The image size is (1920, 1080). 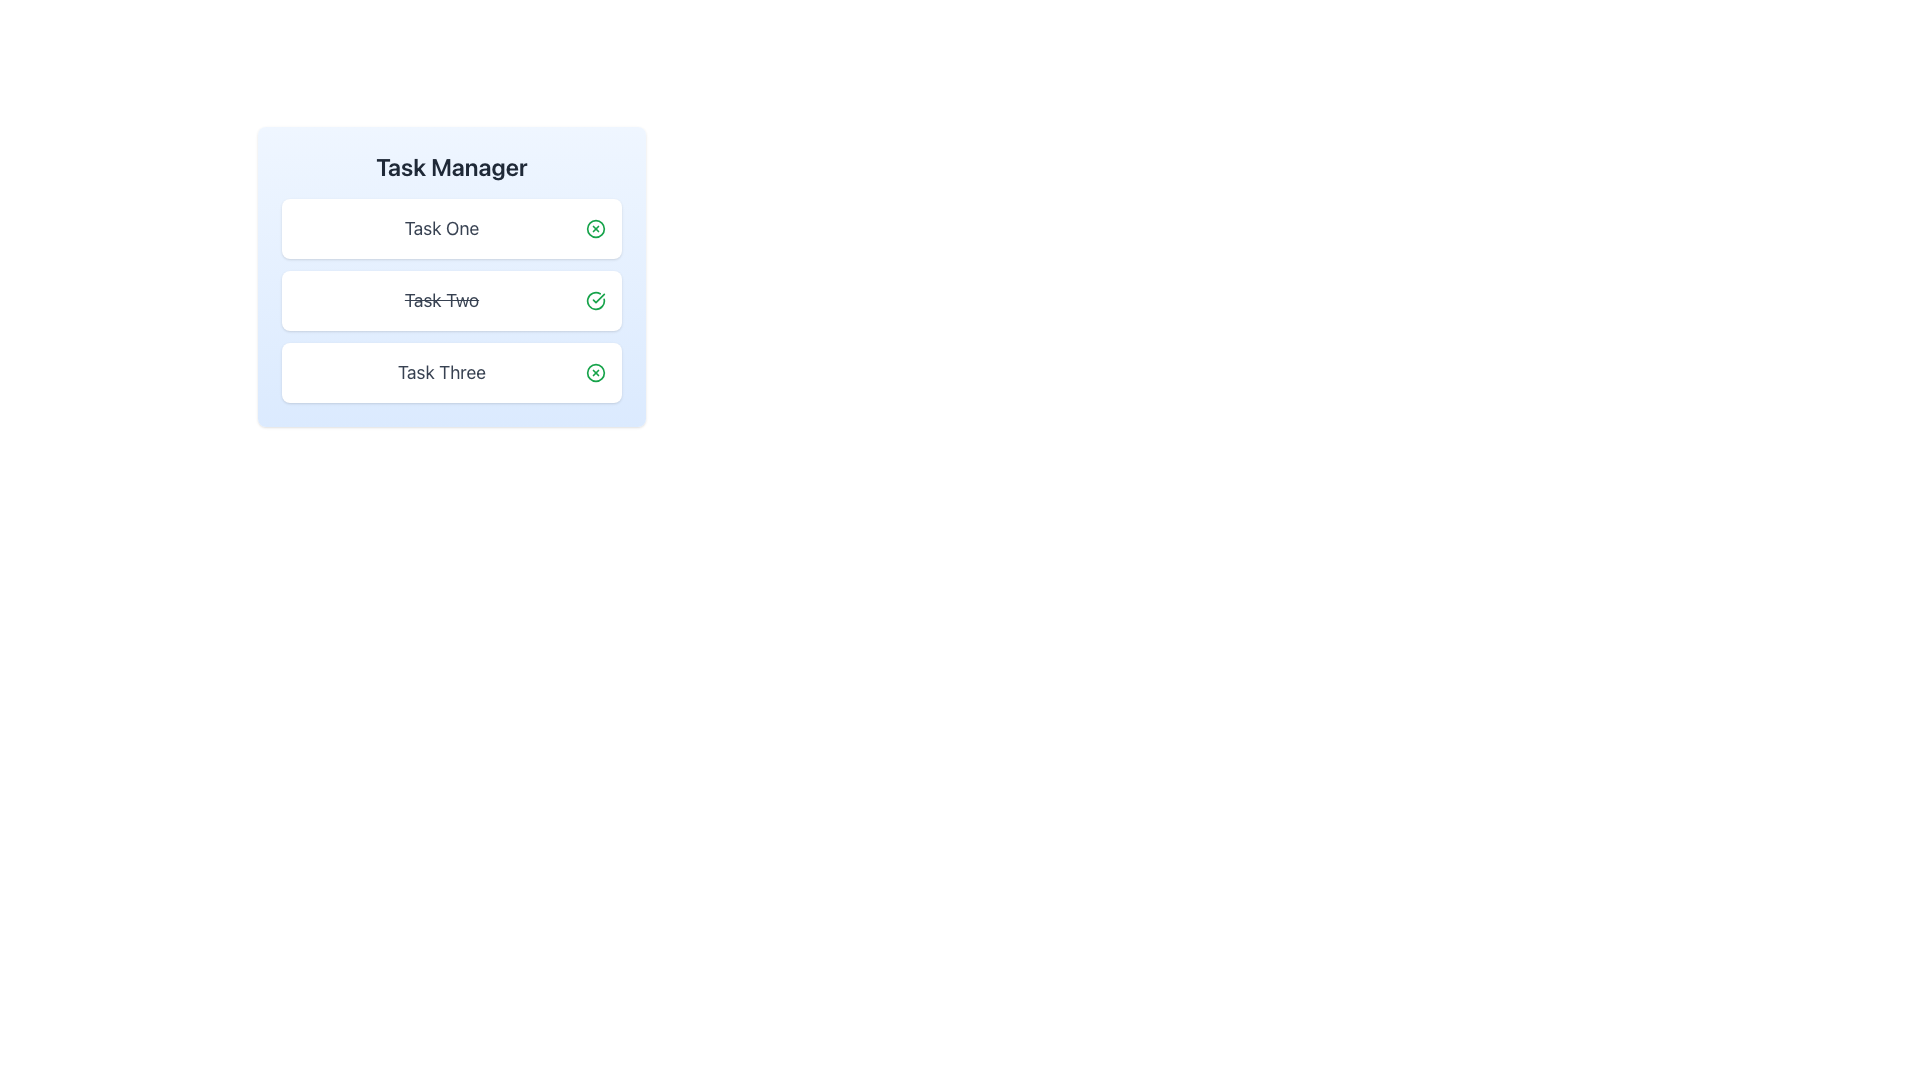 I want to click on the Text Header which serves as the main title for the task management panel, so click(x=450, y=165).